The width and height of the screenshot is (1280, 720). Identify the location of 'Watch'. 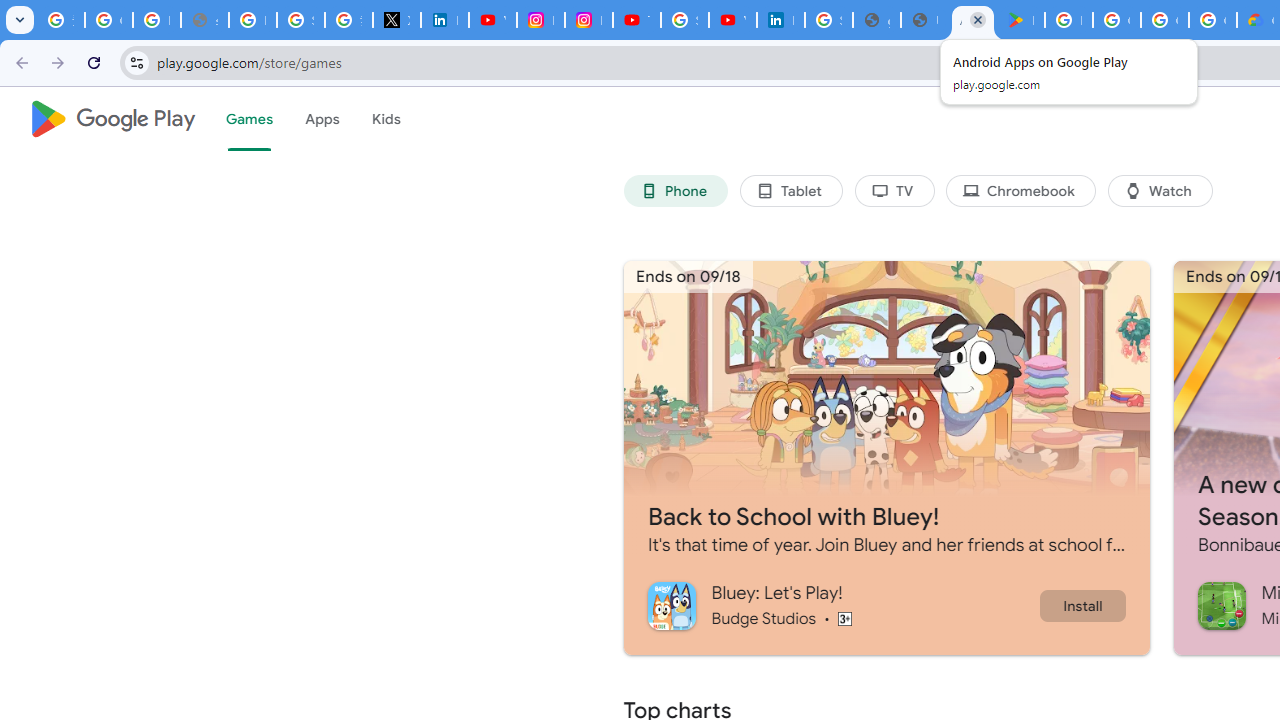
(1160, 191).